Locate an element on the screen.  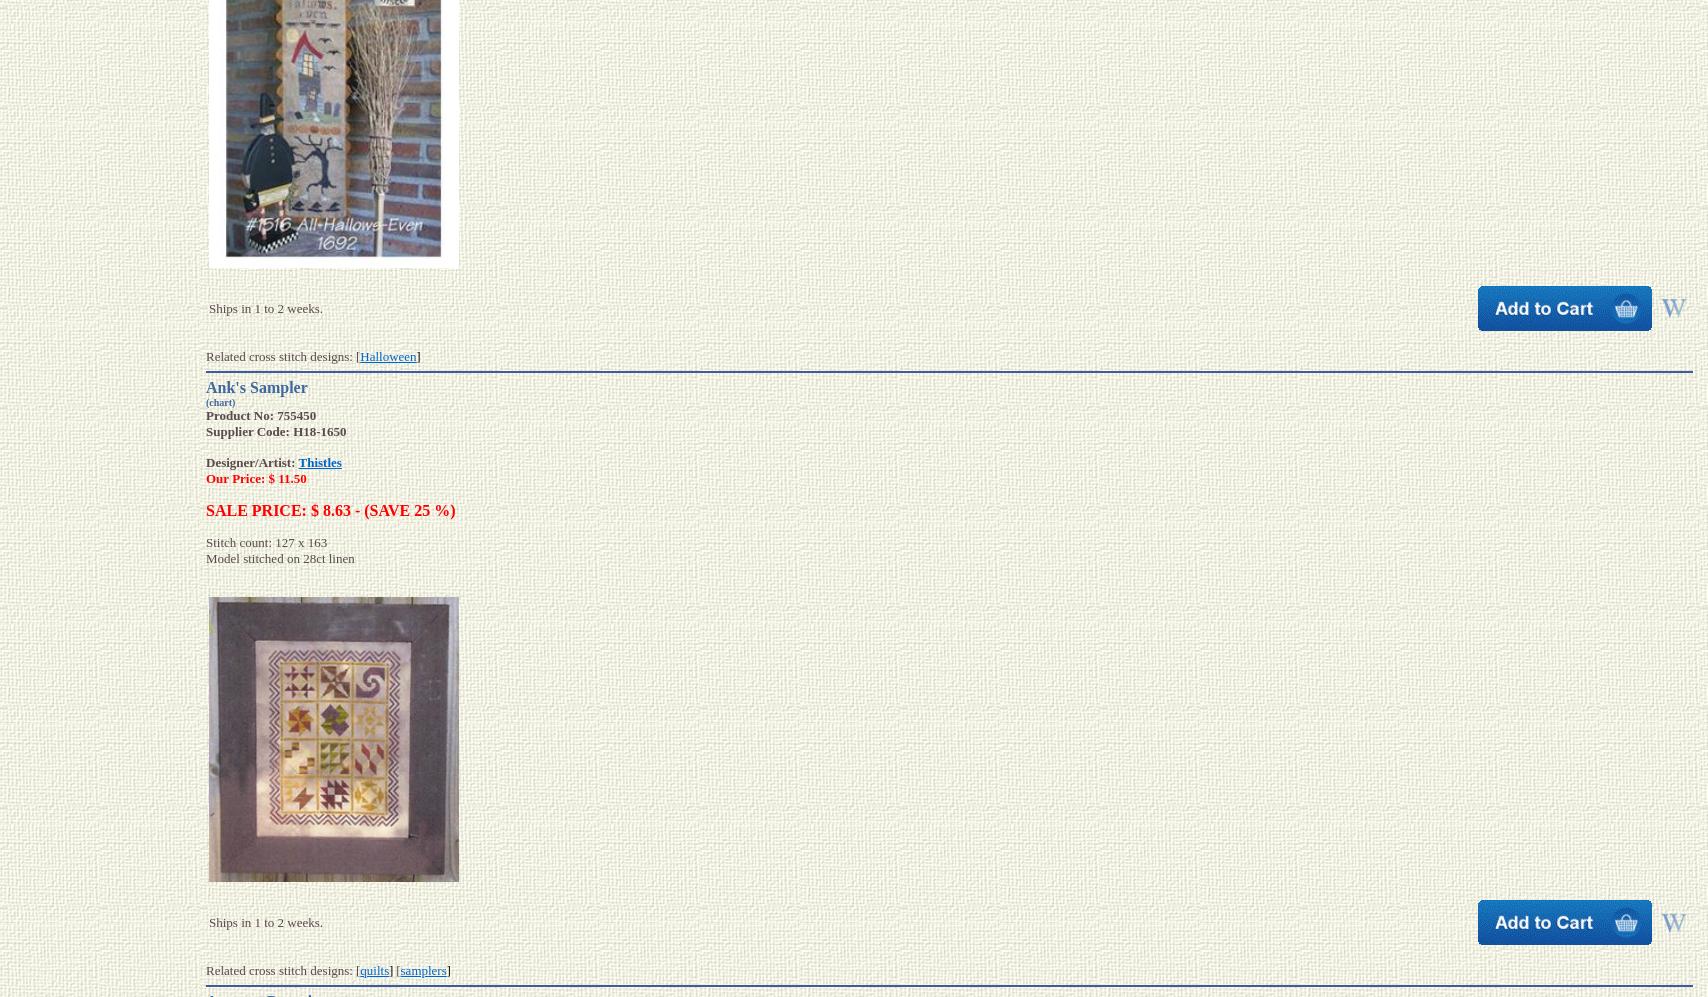
'SALE PRICE: $ 8.63 - (SAVE 25 %)' is located at coordinates (330, 508).